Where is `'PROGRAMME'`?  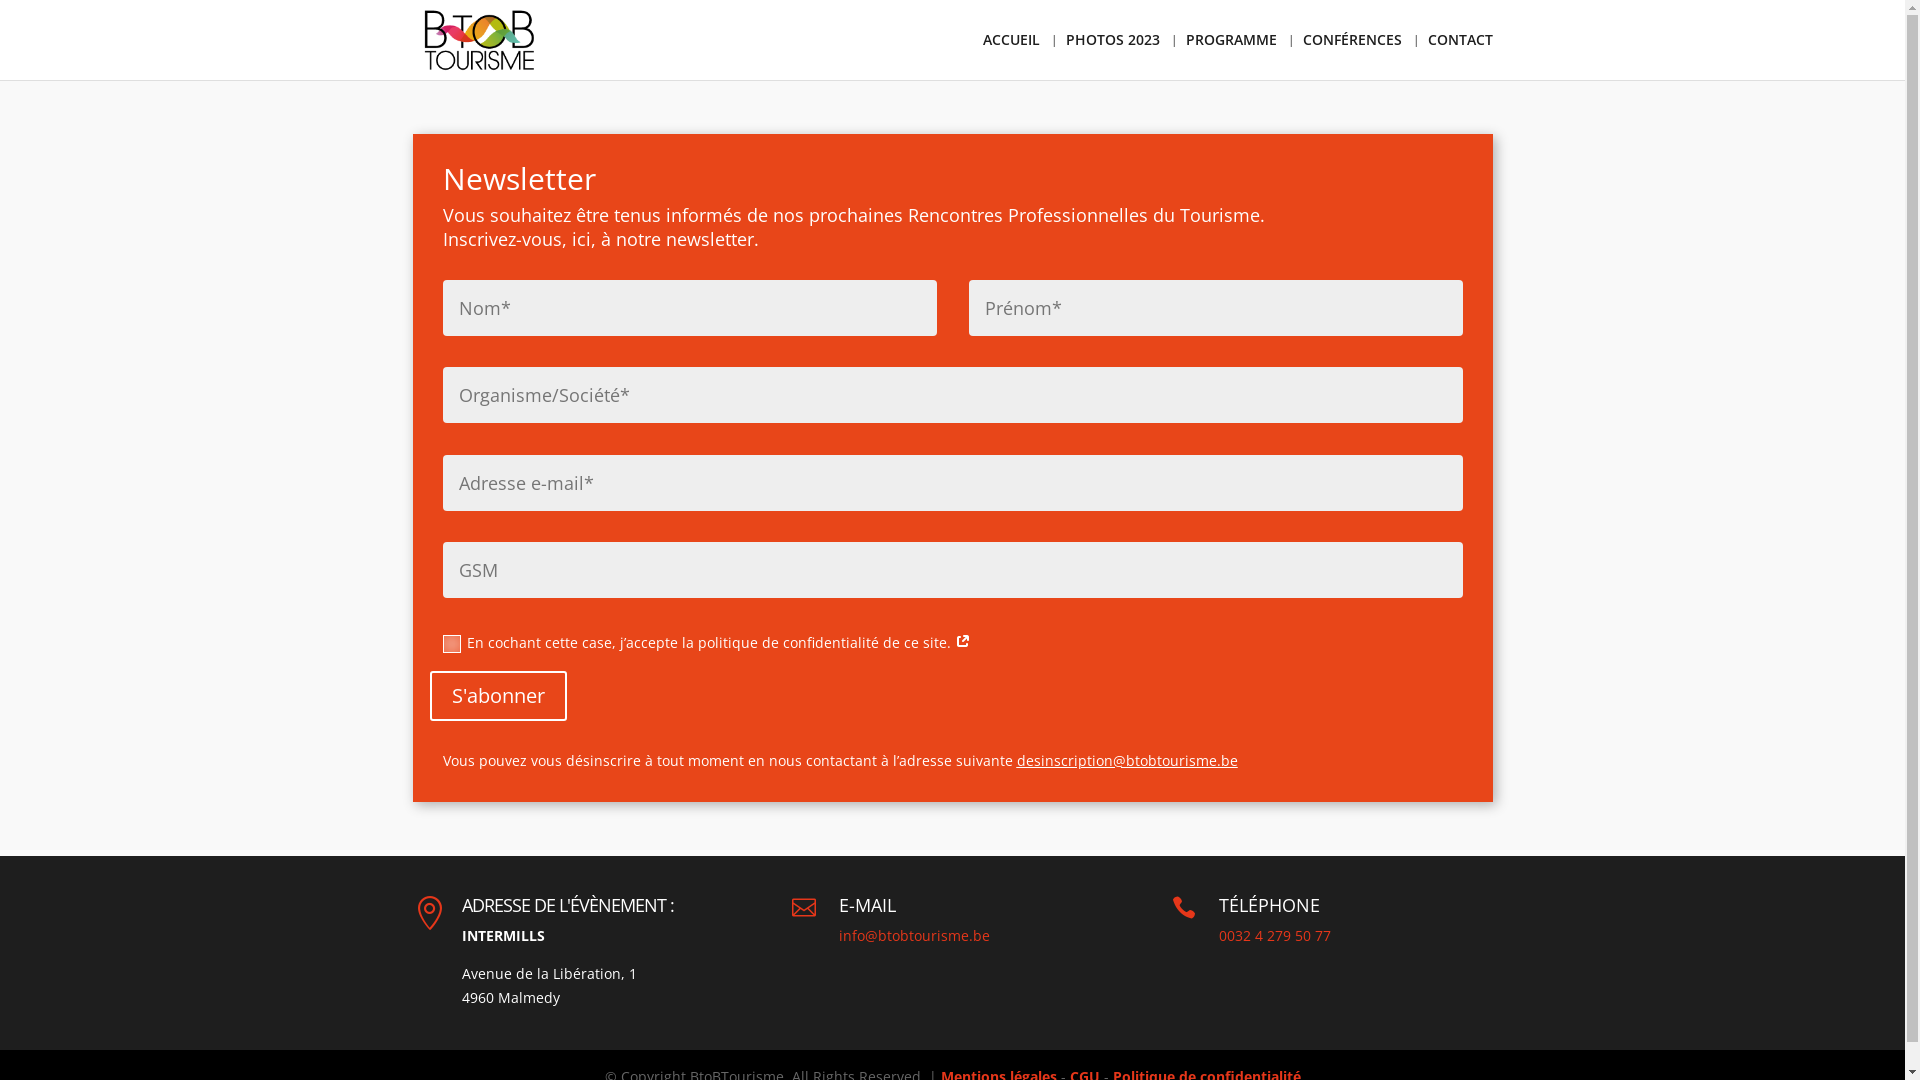 'PROGRAMME' is located at coordinates (1230, 55).